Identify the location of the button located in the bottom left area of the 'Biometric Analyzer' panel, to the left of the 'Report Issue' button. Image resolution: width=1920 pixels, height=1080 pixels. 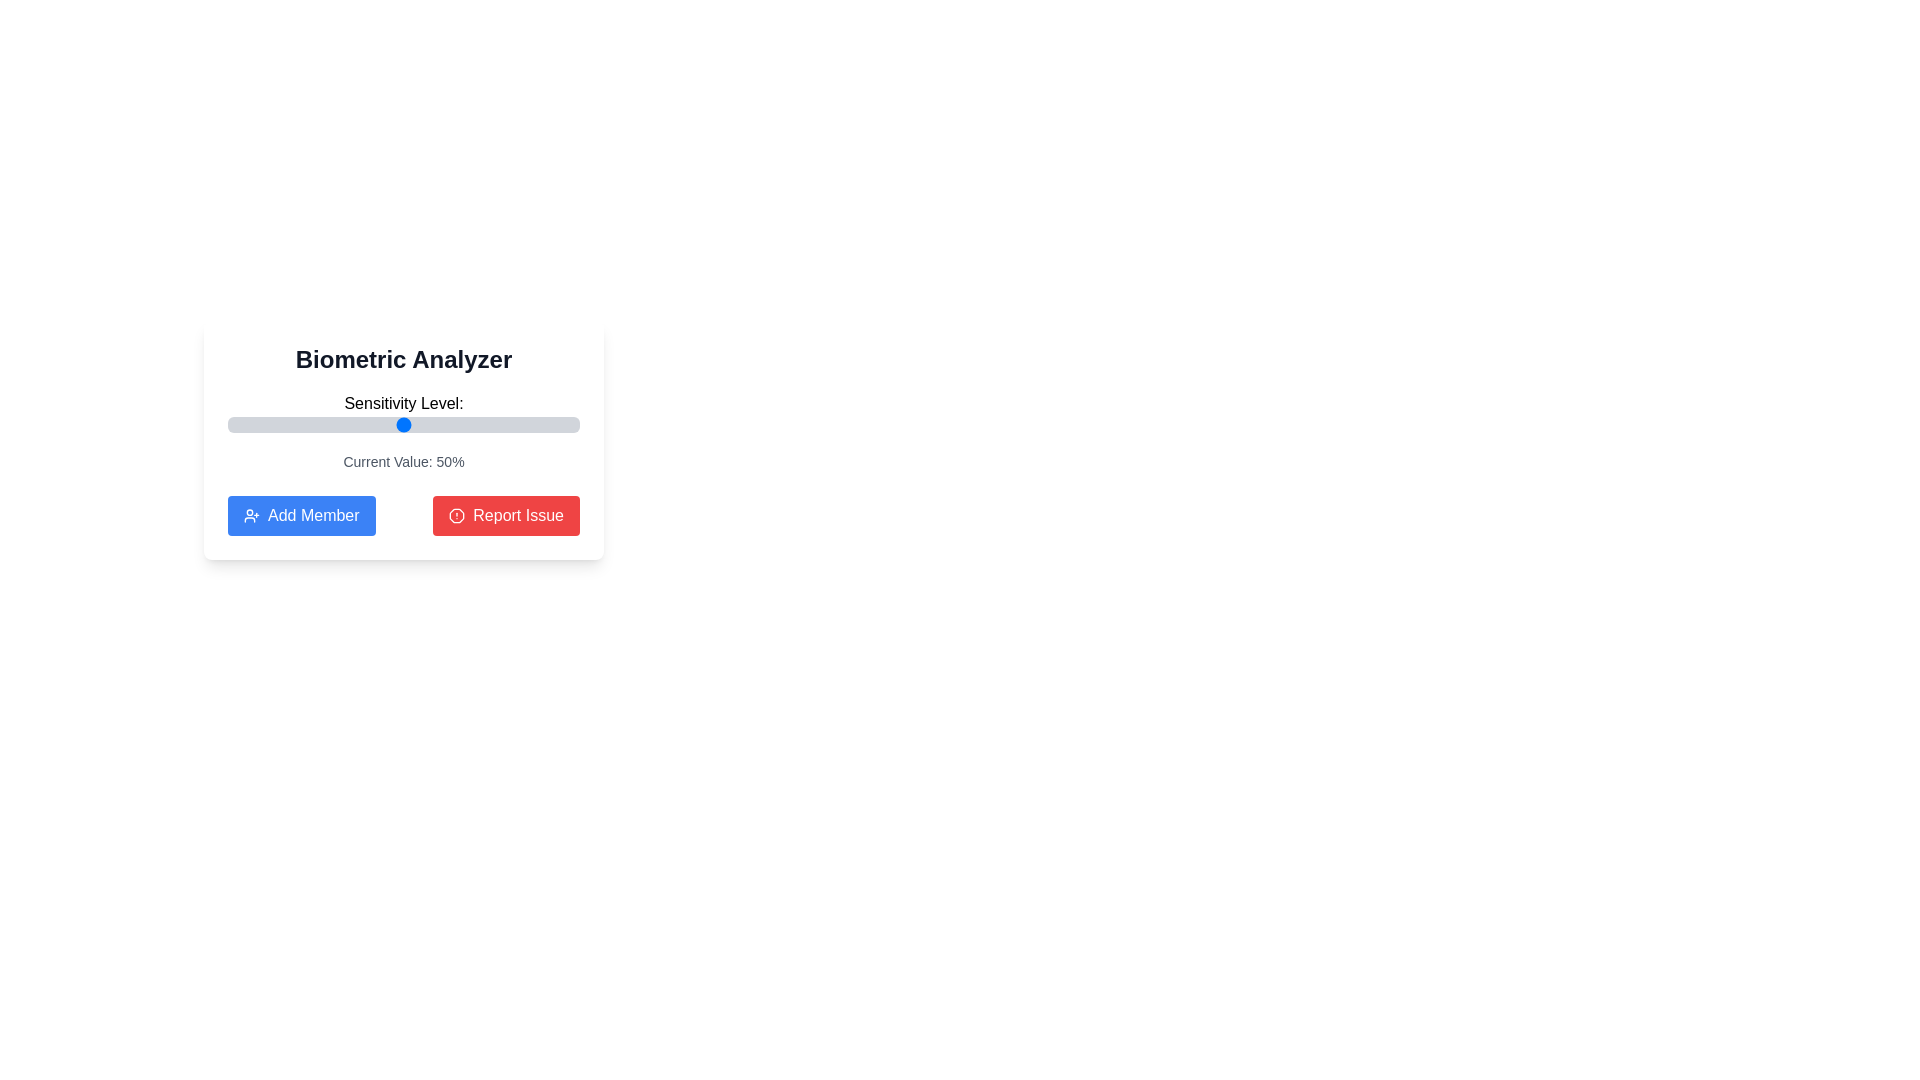
(300, 515).